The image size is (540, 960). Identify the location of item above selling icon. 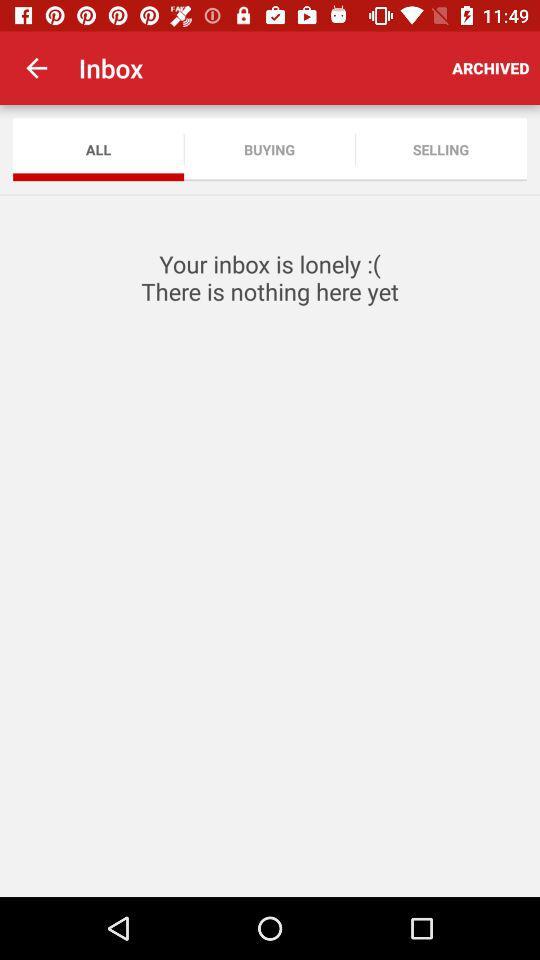
(489, 68).